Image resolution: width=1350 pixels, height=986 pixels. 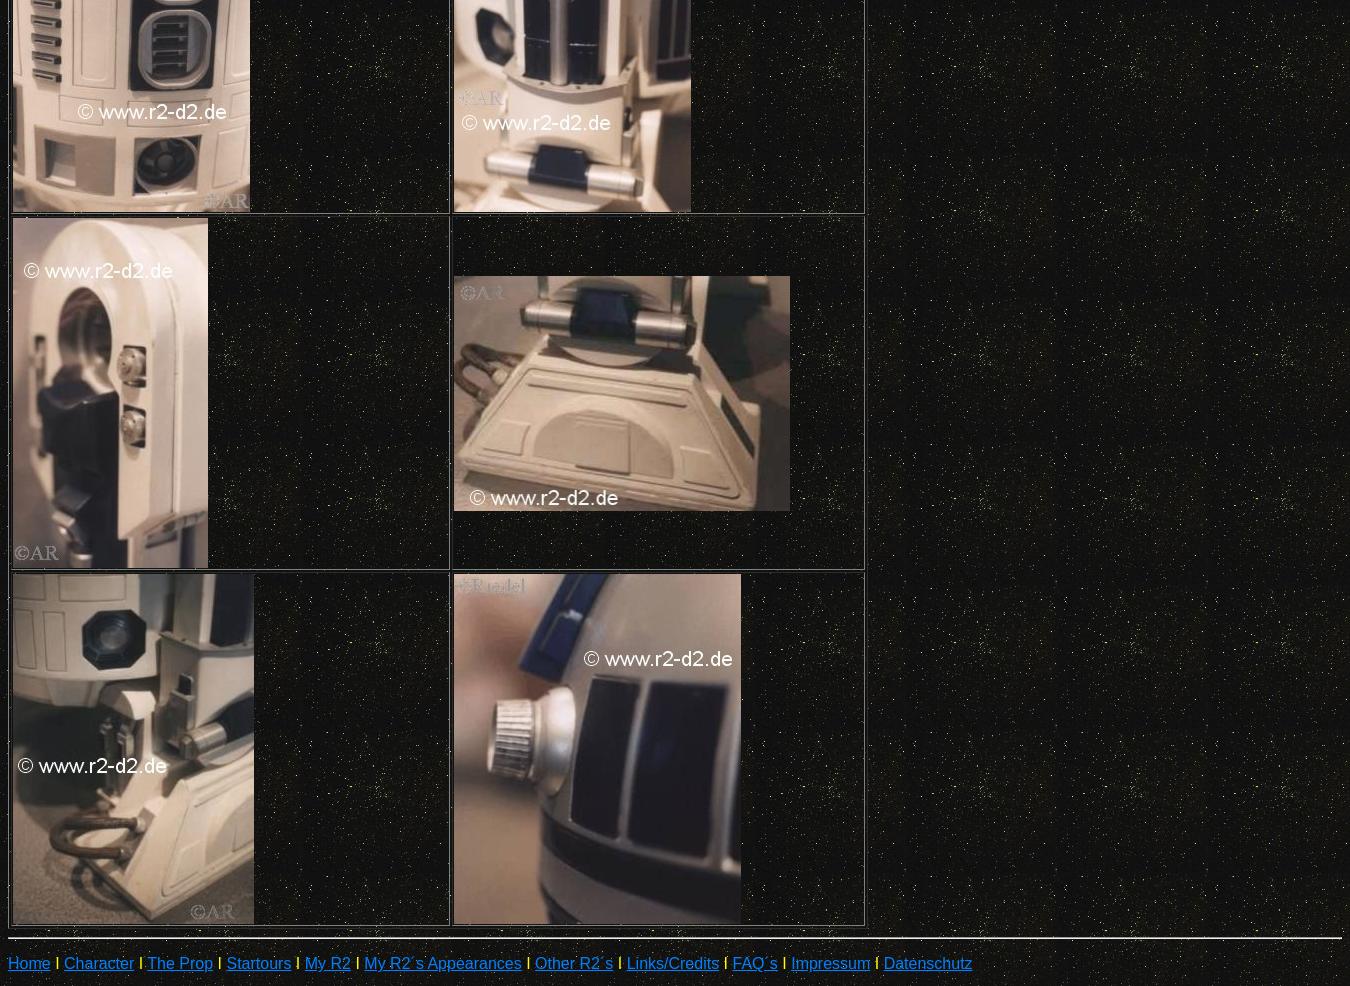 I want to click on 'Links/Credits', so click(x=672, y=963).